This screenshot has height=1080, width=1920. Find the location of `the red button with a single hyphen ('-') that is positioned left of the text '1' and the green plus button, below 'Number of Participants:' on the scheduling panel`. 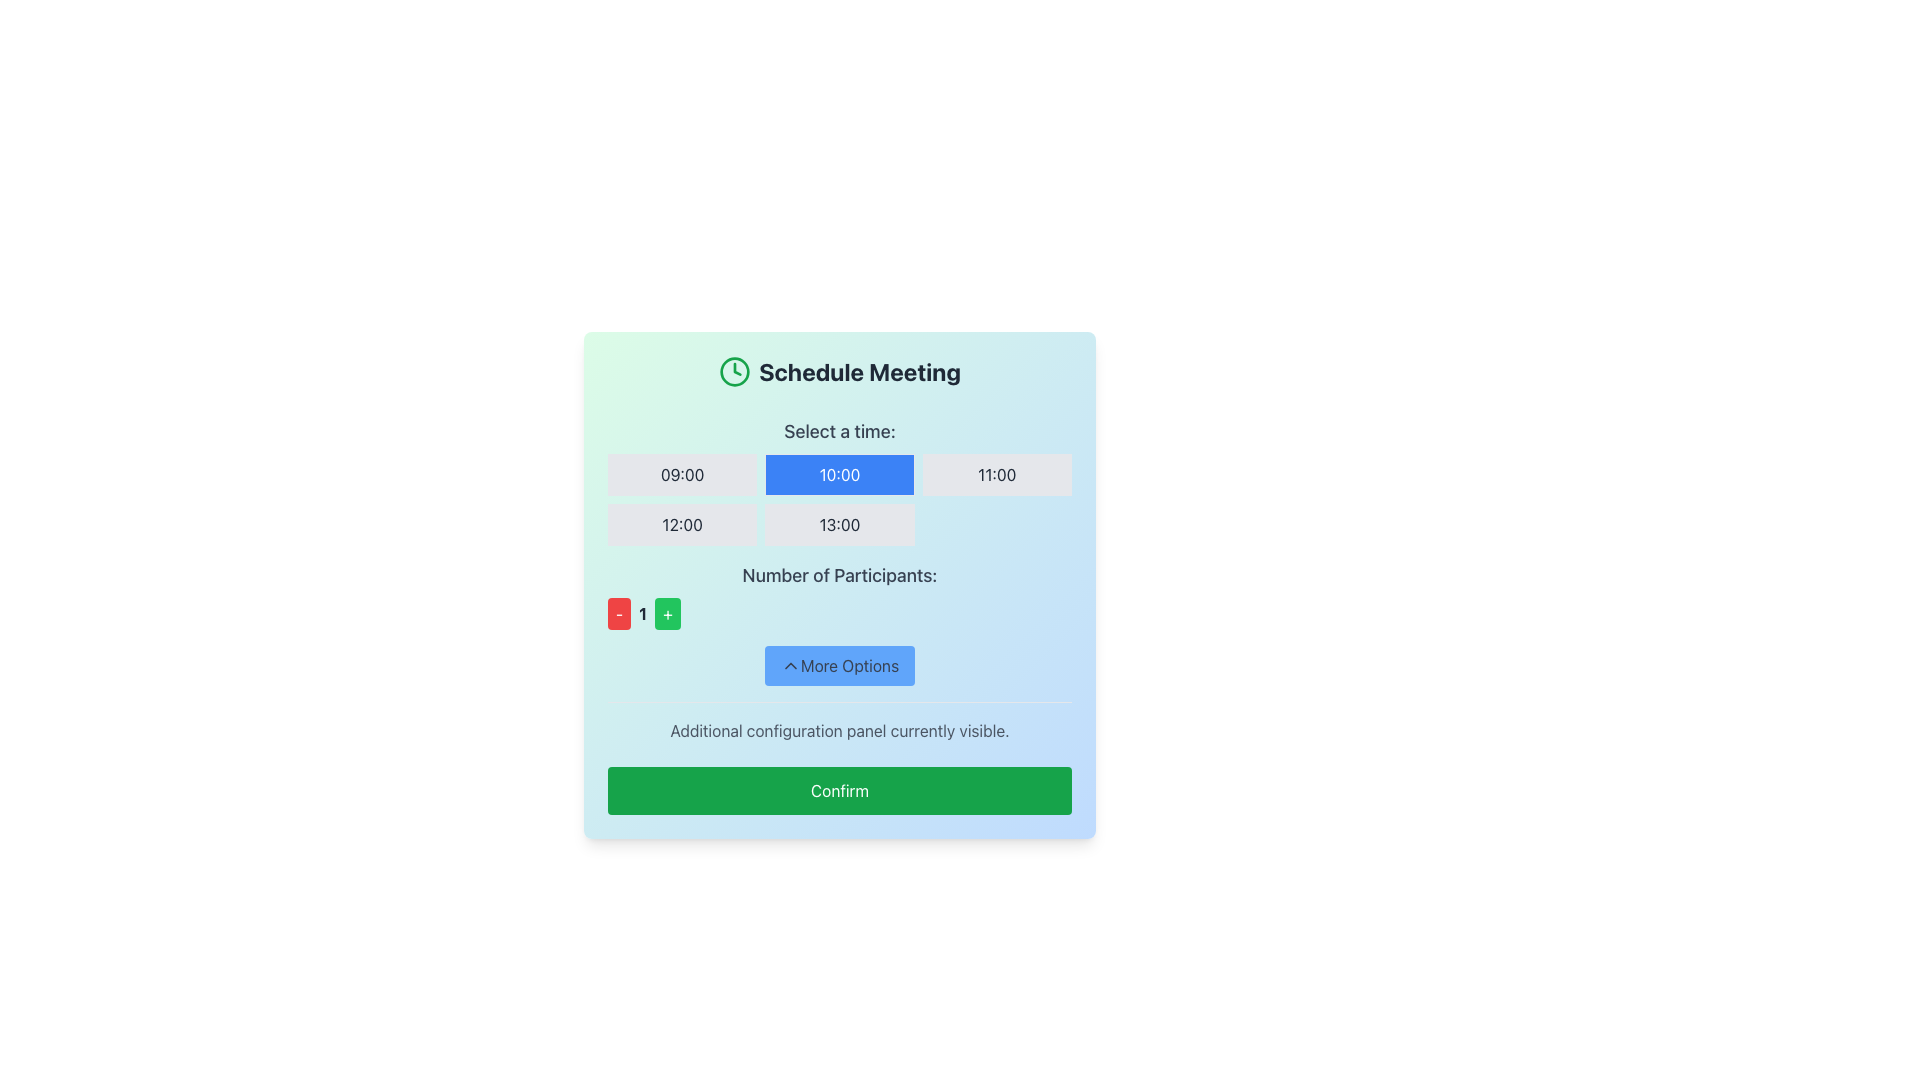

the red button with a single hyphen ('-') that is positioned left of the text '1' and the green plus button, below 'Number of Participants:' on the scheduling panel is located at coordinates (618, 612).